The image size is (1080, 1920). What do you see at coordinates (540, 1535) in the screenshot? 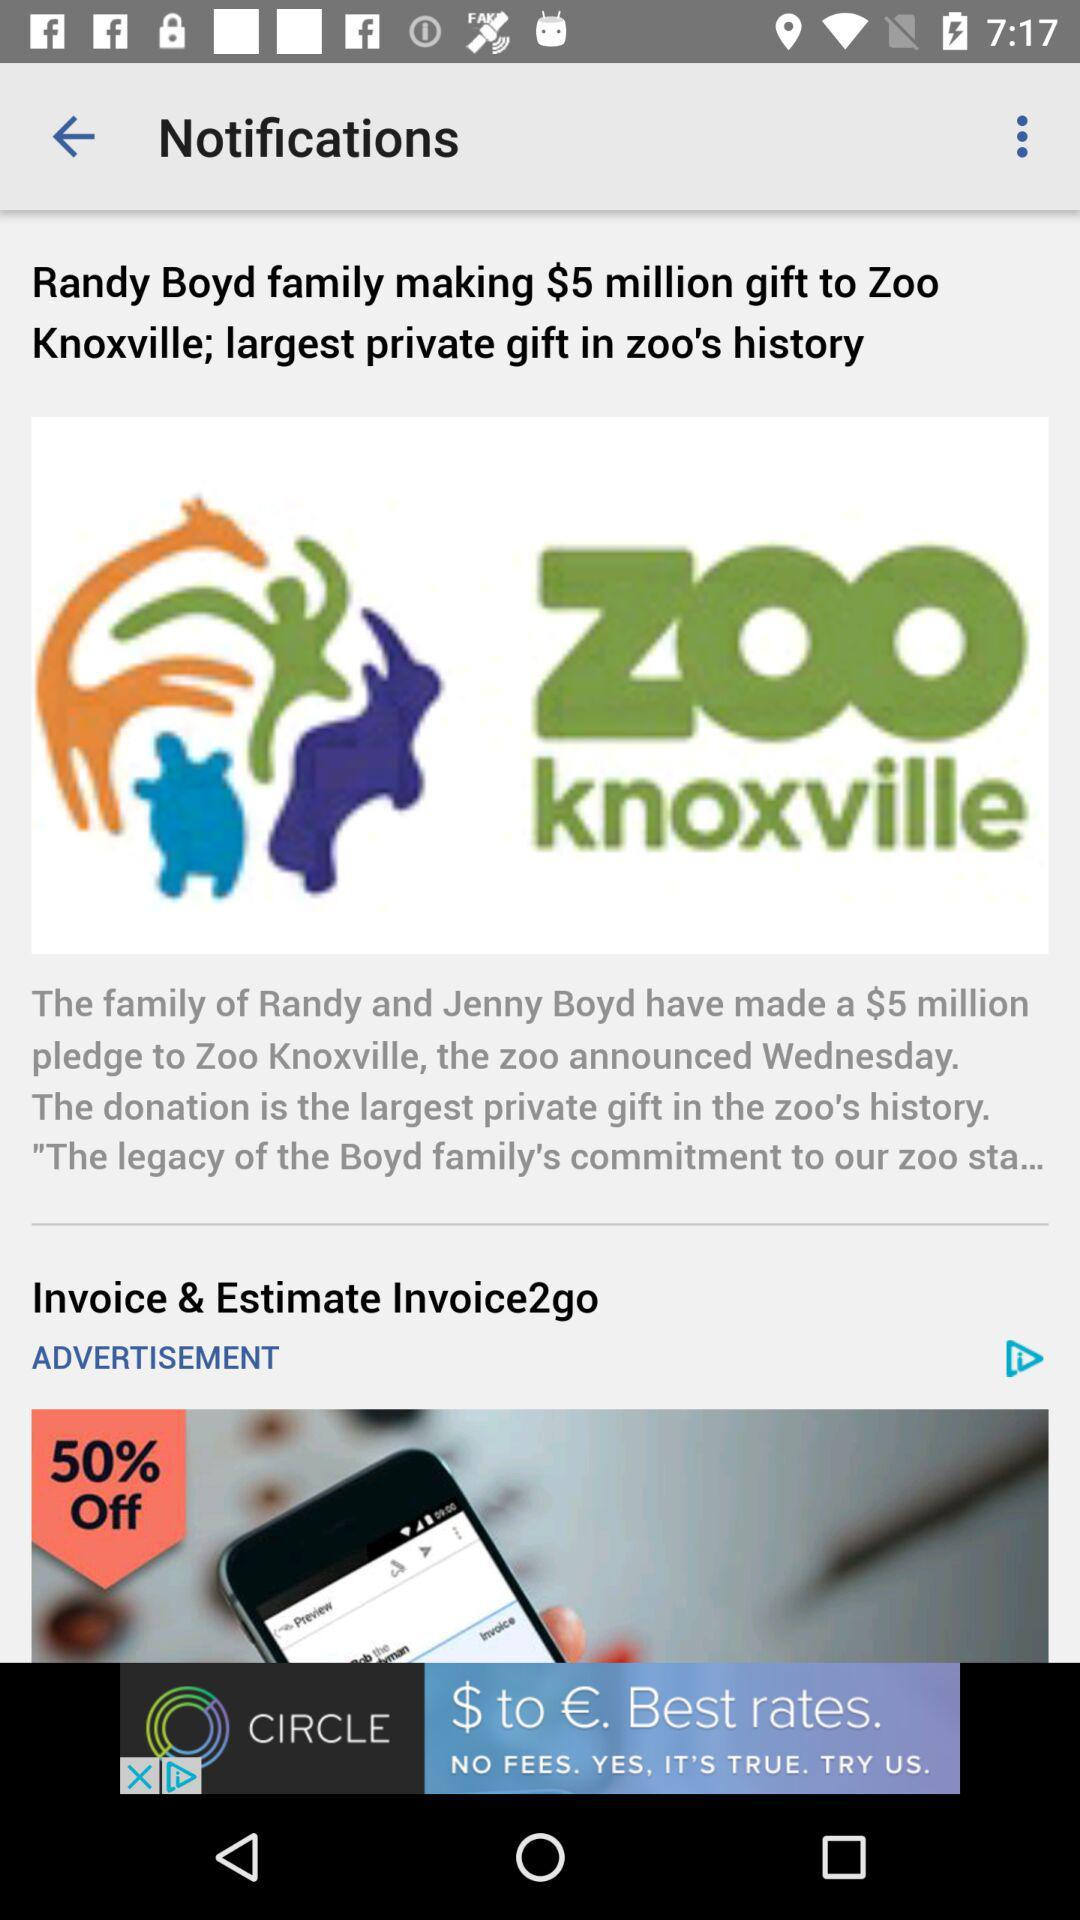
I see `sponsored content` at bounding box center [540, 1535].